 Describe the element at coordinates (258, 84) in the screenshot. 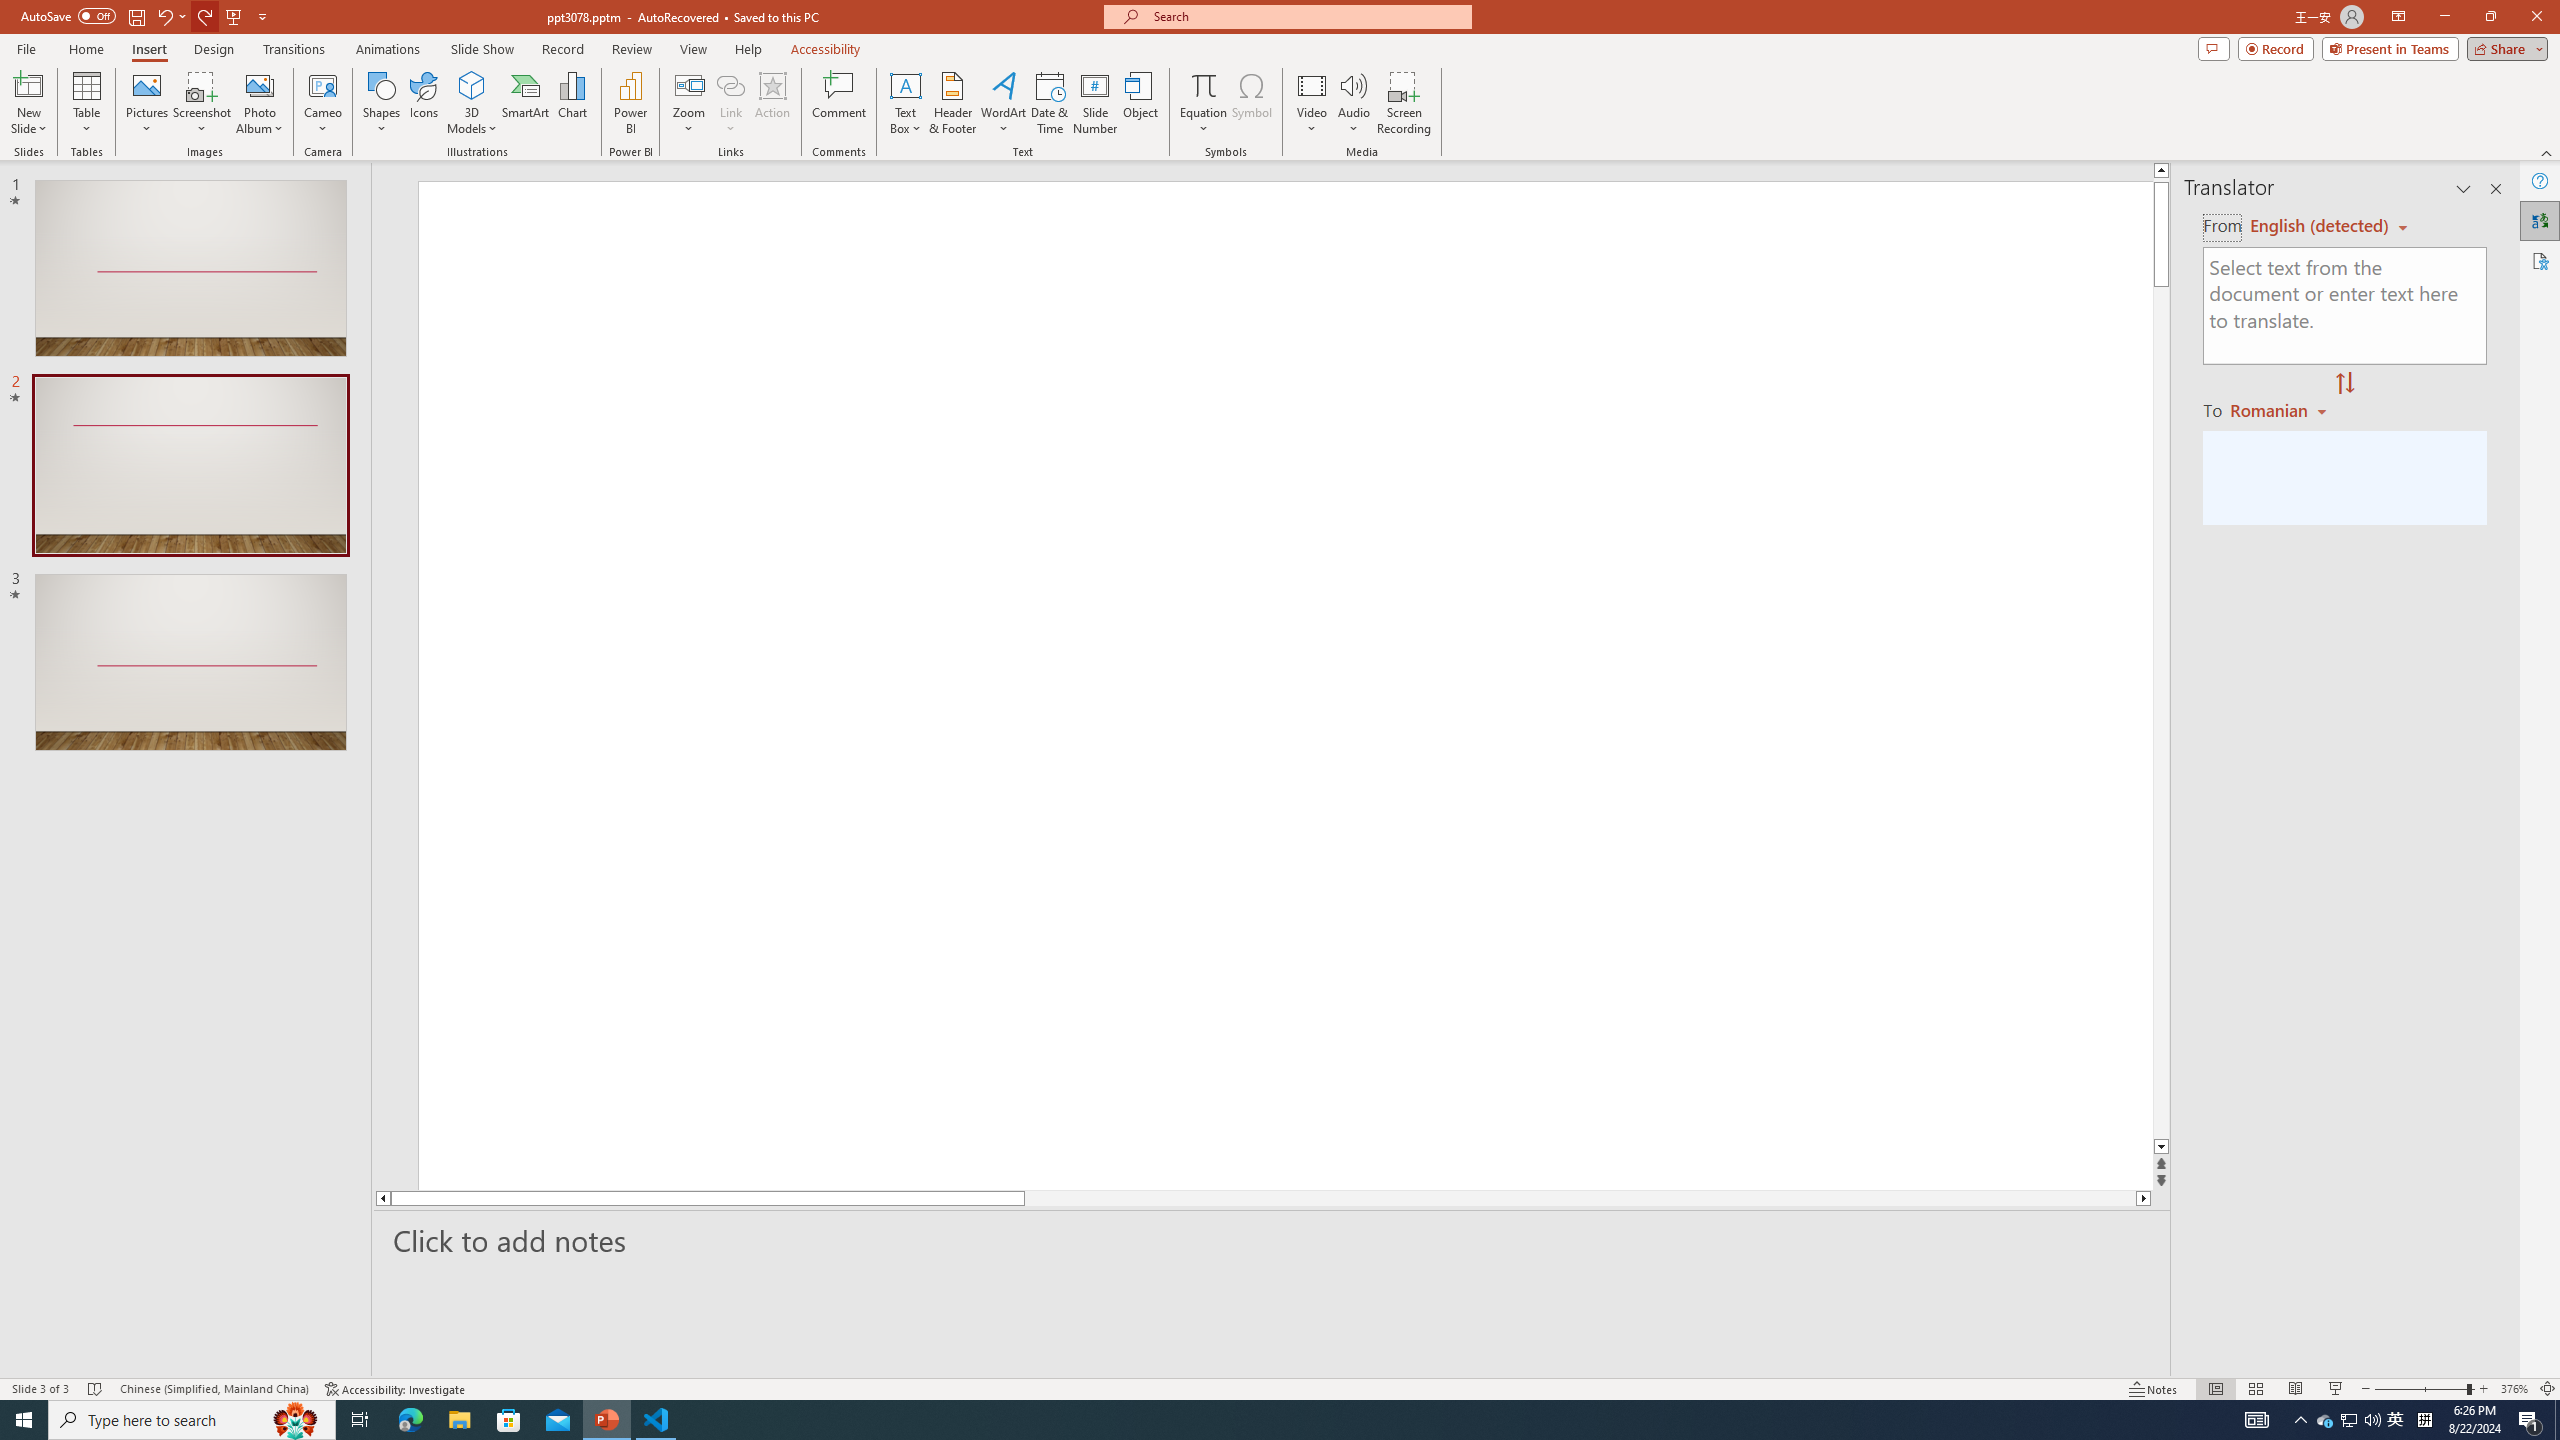

I see `'New Photo Album...'` at that location.